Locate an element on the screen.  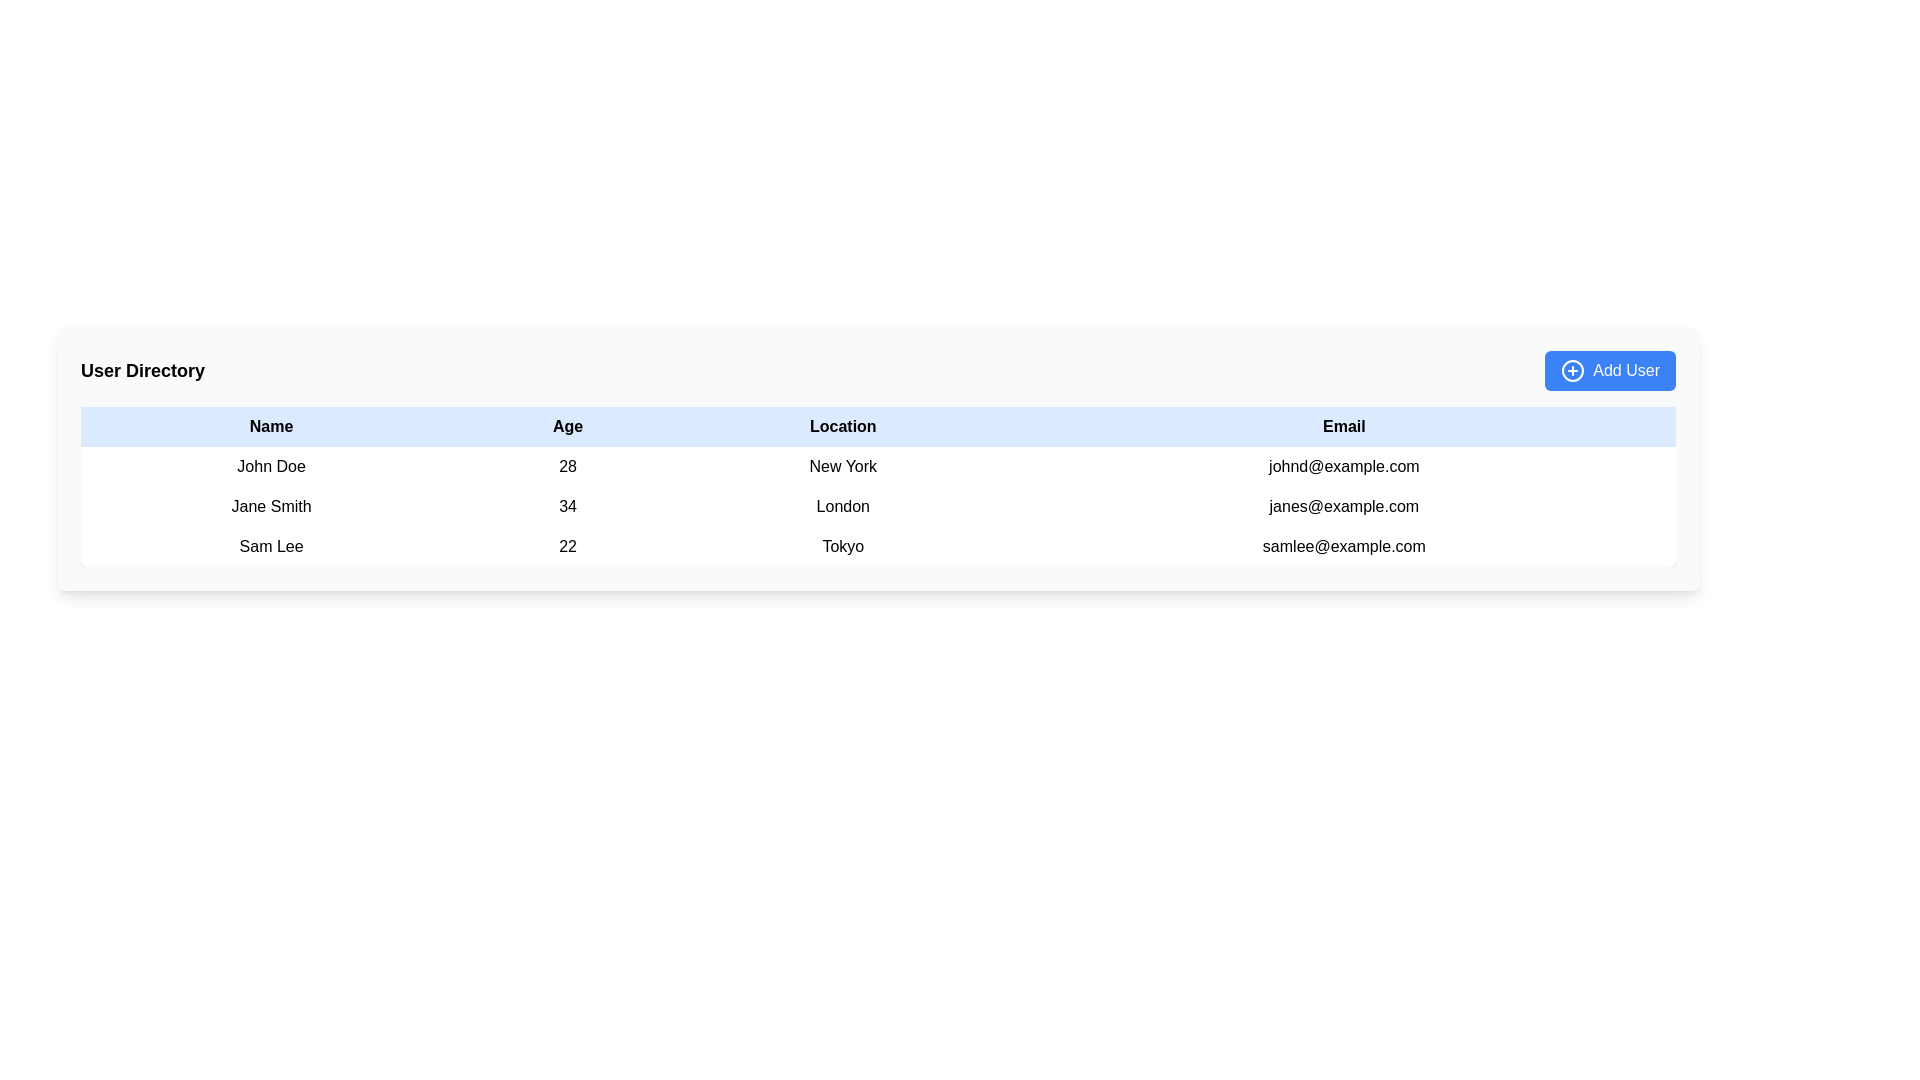
bold, large-sized text label 'User Directory' located at the upper left corner of its section is located at coordinates (142, 370).